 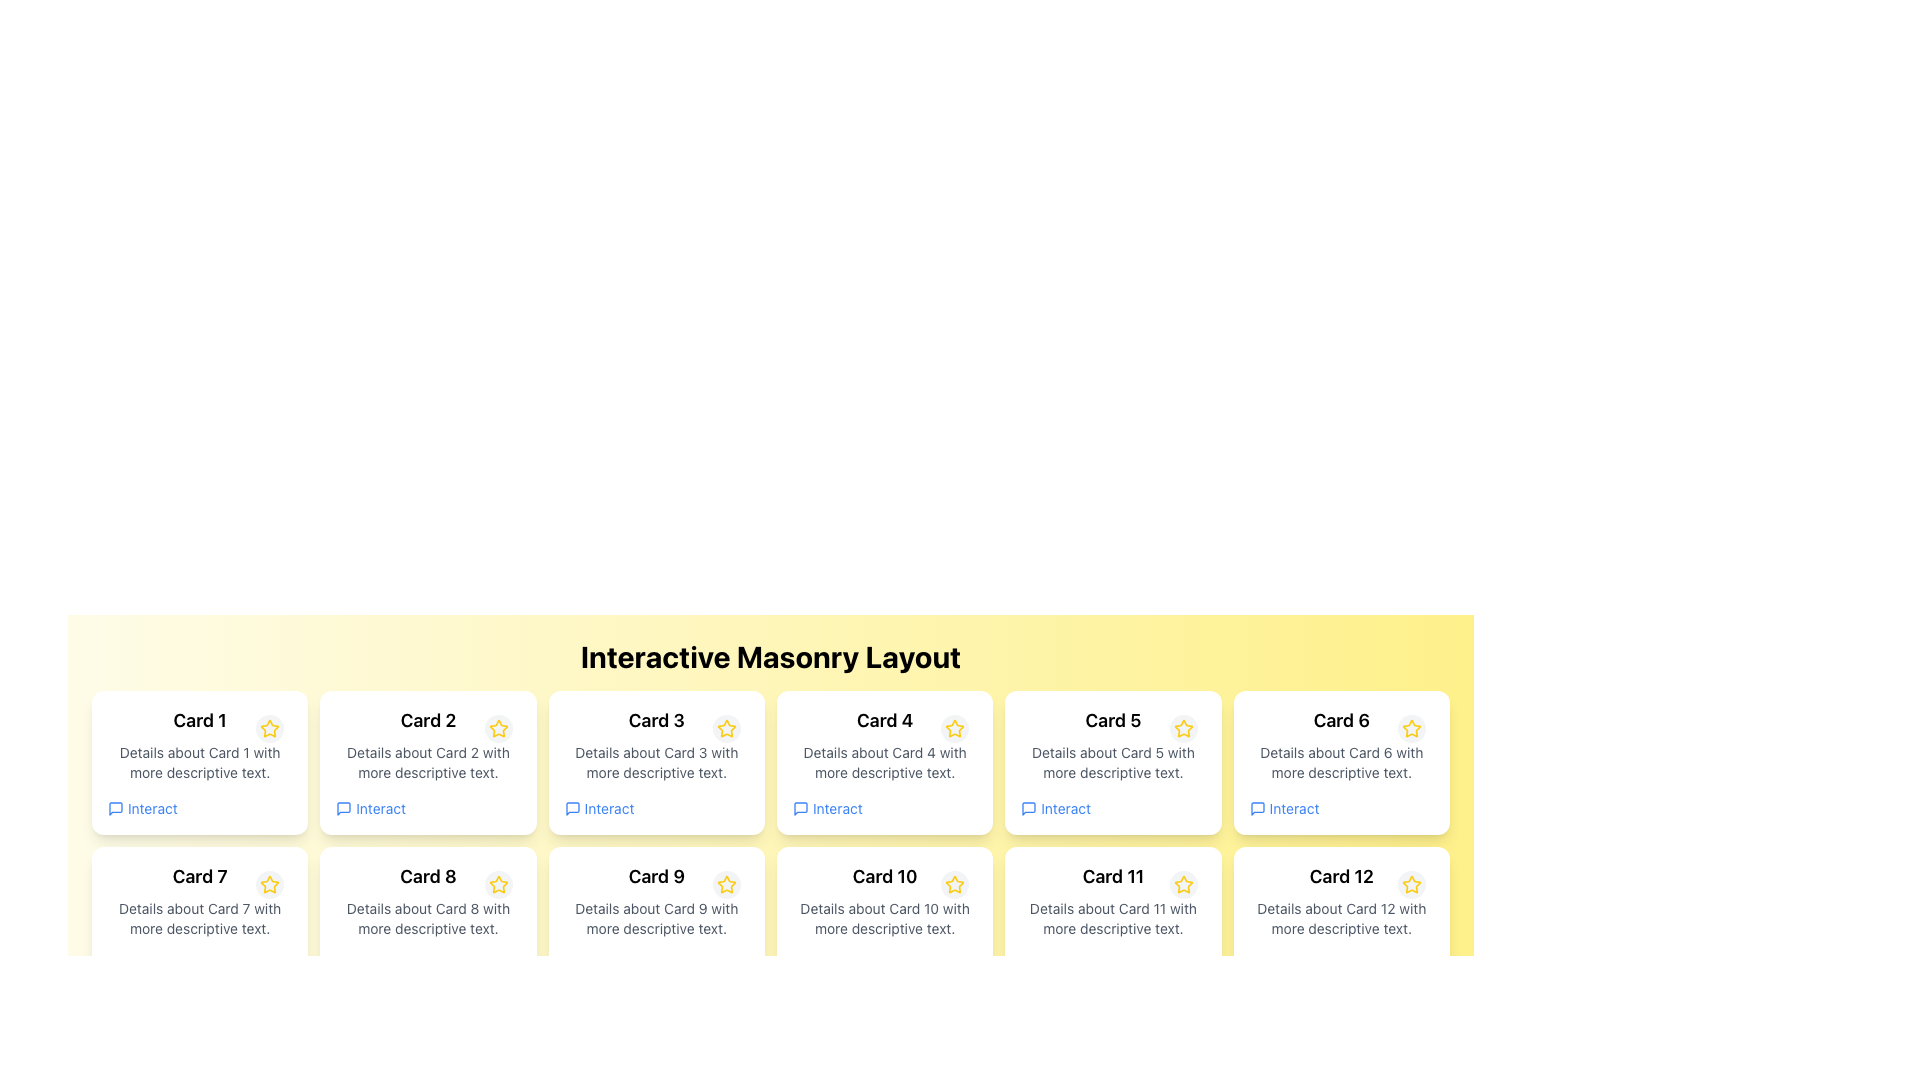 I want to click on the yellow five-point star icon located in the top-right corner of 'Card 12', positioned at the bottom-right corner of the layout grid, so click(x=1410, y=883).